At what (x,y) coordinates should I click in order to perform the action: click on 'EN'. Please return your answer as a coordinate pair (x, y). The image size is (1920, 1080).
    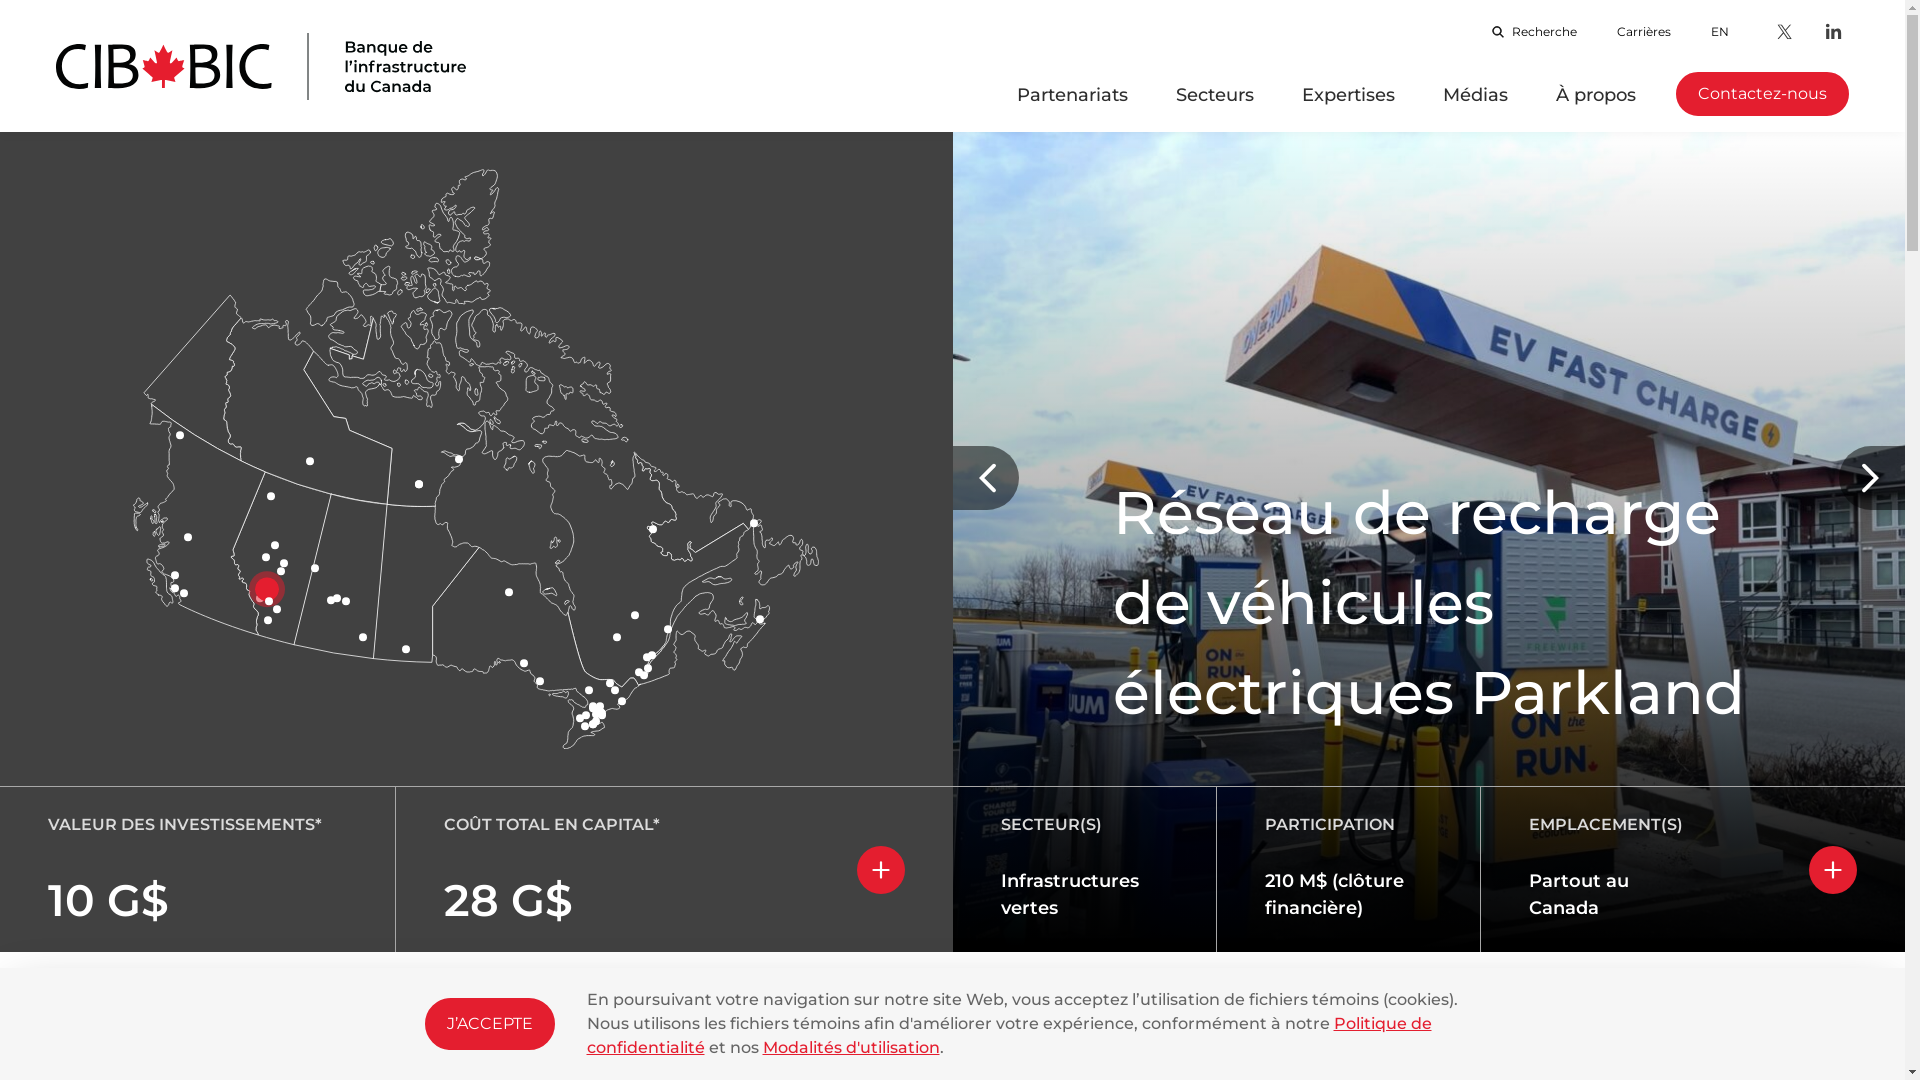
    Looking at the image, I should click on (1718, 31).